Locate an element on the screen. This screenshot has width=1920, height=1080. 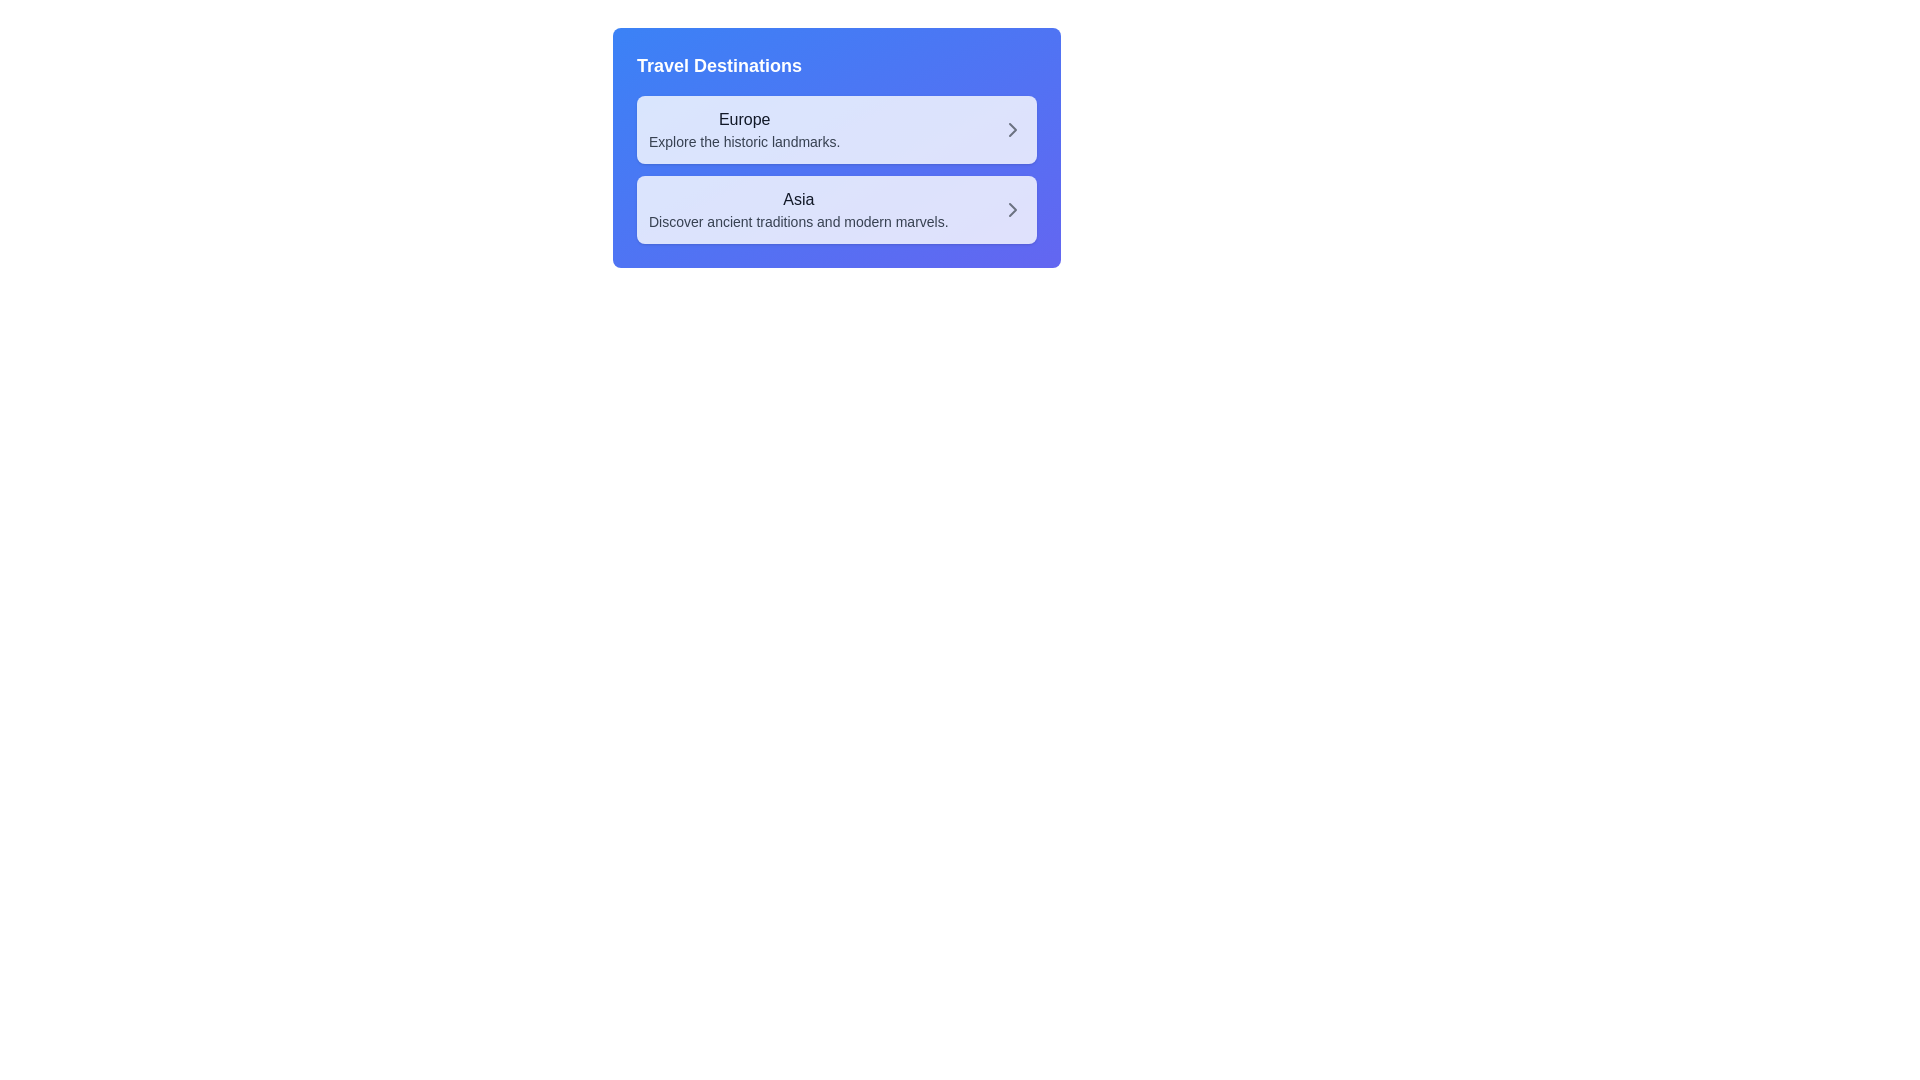
the second list item in the 'Travel Destinations' section is located at coordinates (797, 209).